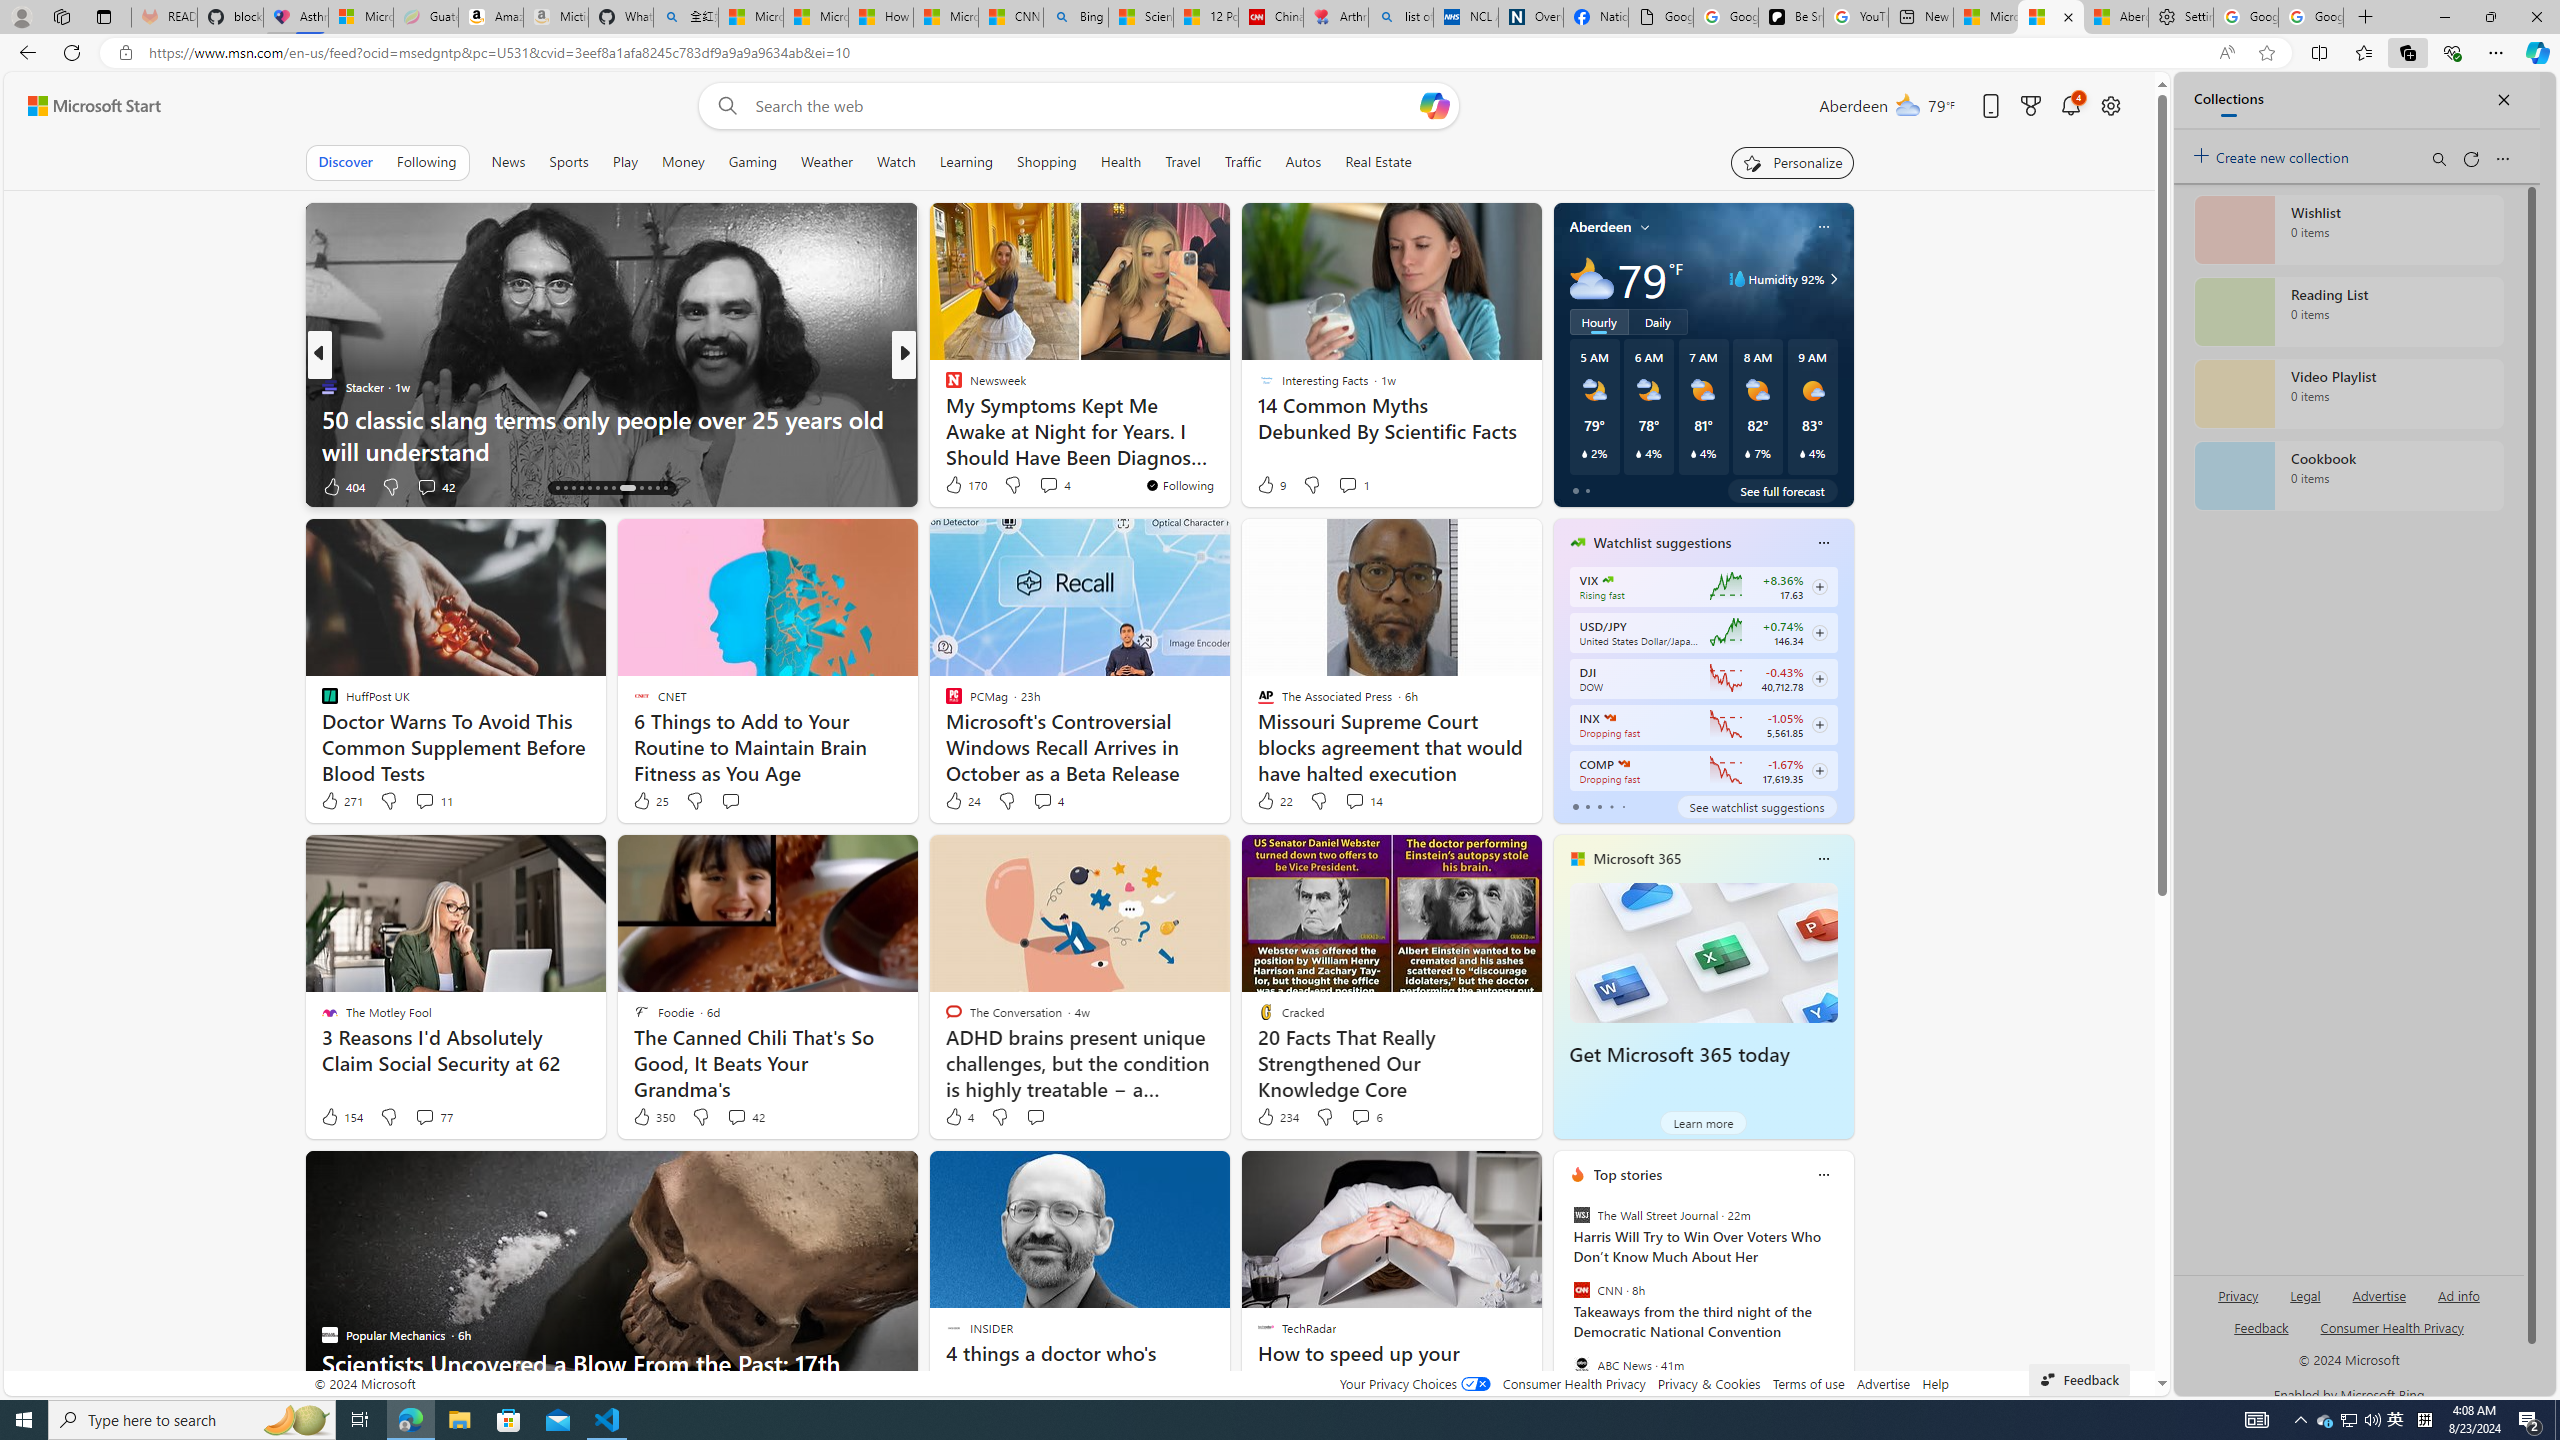 This screenshot has width=2560, height=1440. I want to click on 'You', so click(1179, 485).